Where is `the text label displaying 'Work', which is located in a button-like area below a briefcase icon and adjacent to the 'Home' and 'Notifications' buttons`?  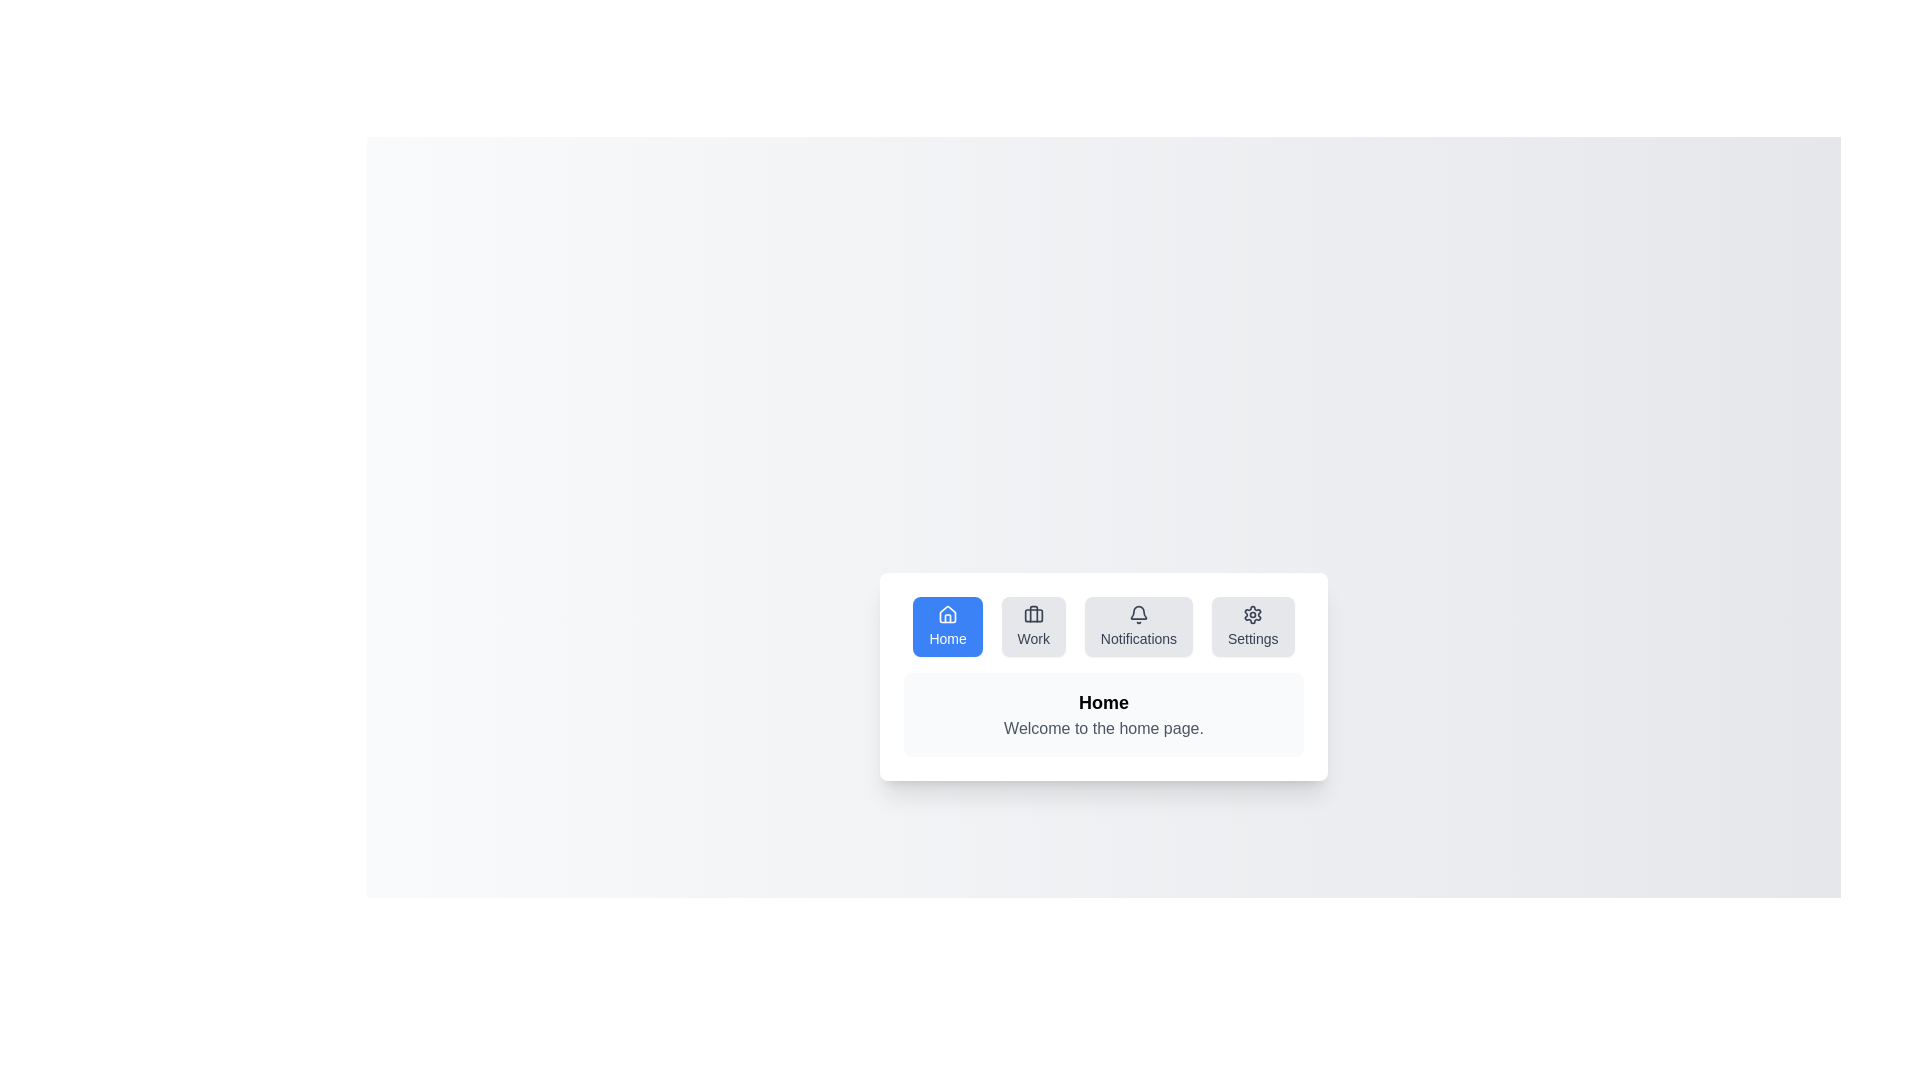
the text label displaying 'Work', which is located in a button-like area below a briefcase icon and adjacent to the 'Home' and 'Notifications' buttons is located at coordinates (1033, 639).